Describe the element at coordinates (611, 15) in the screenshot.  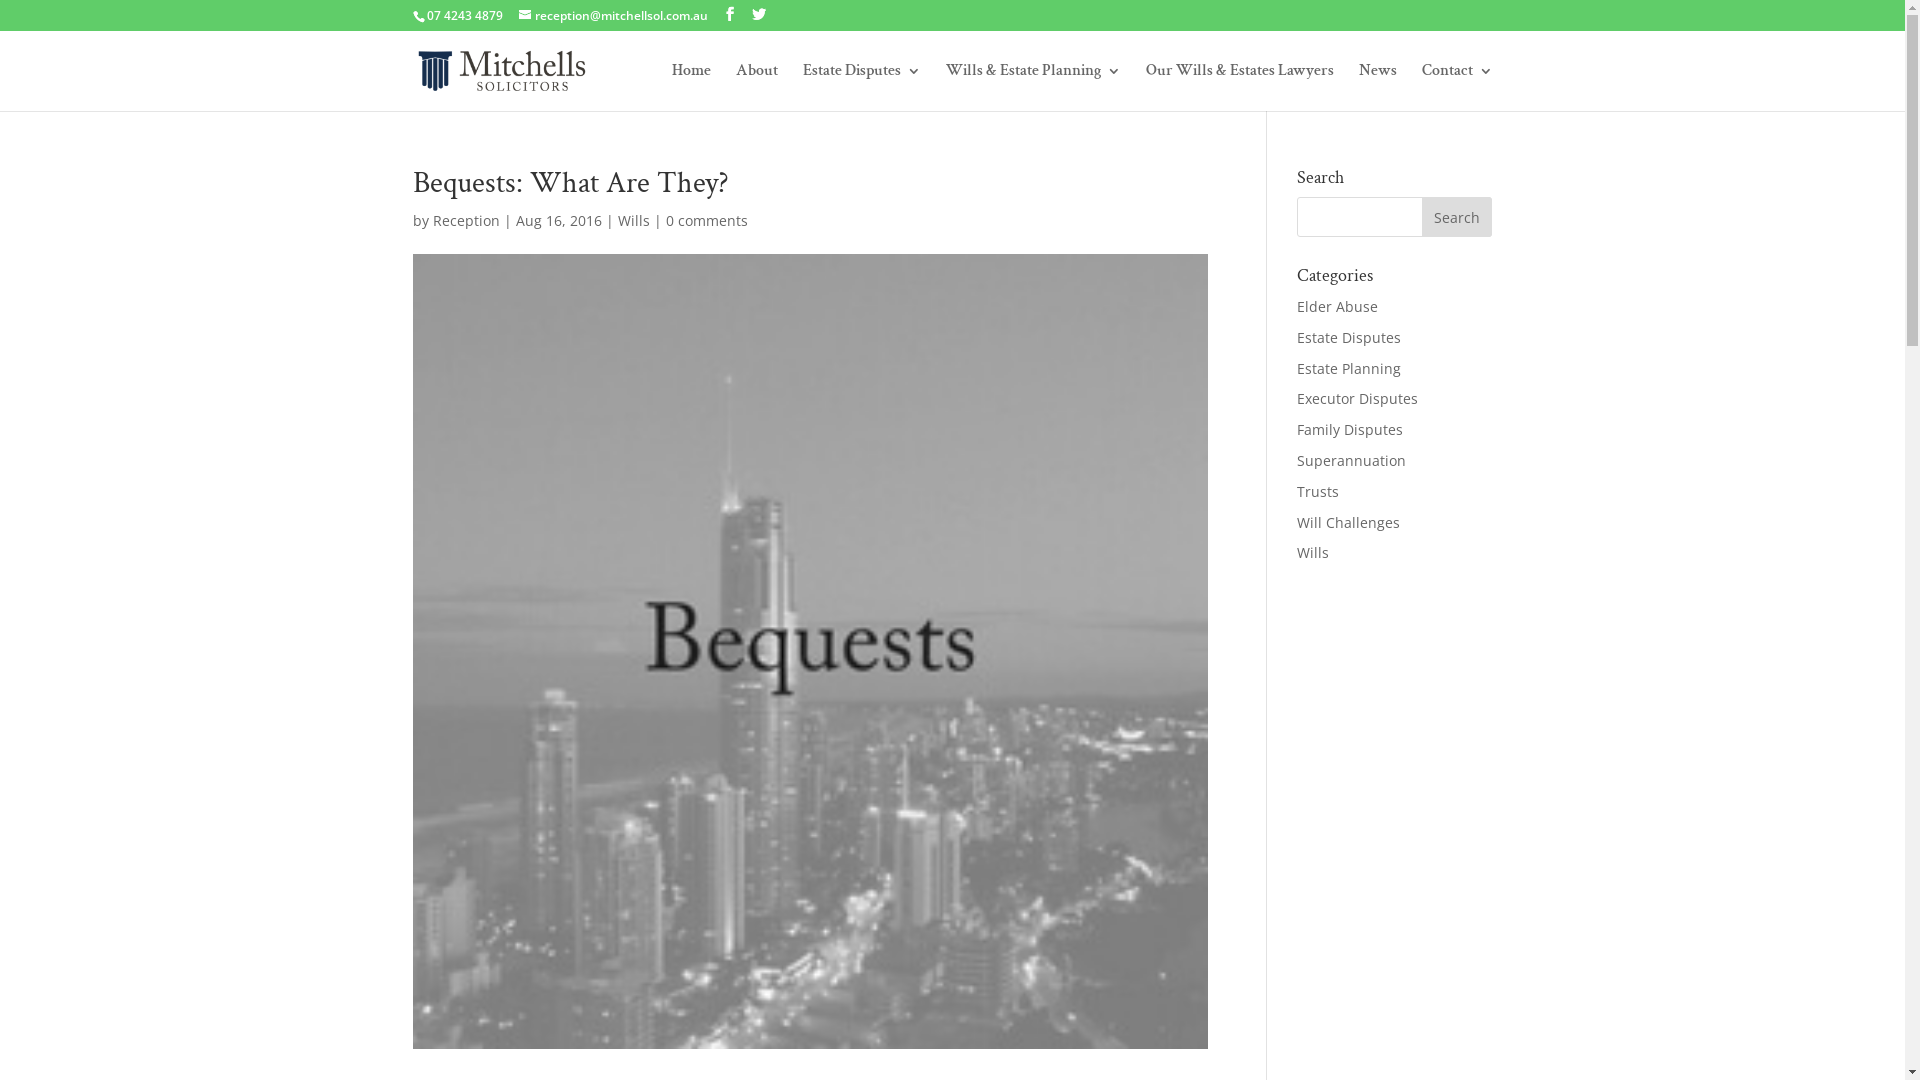
I see `'reception@mitchellsol.com.au'` at that location.